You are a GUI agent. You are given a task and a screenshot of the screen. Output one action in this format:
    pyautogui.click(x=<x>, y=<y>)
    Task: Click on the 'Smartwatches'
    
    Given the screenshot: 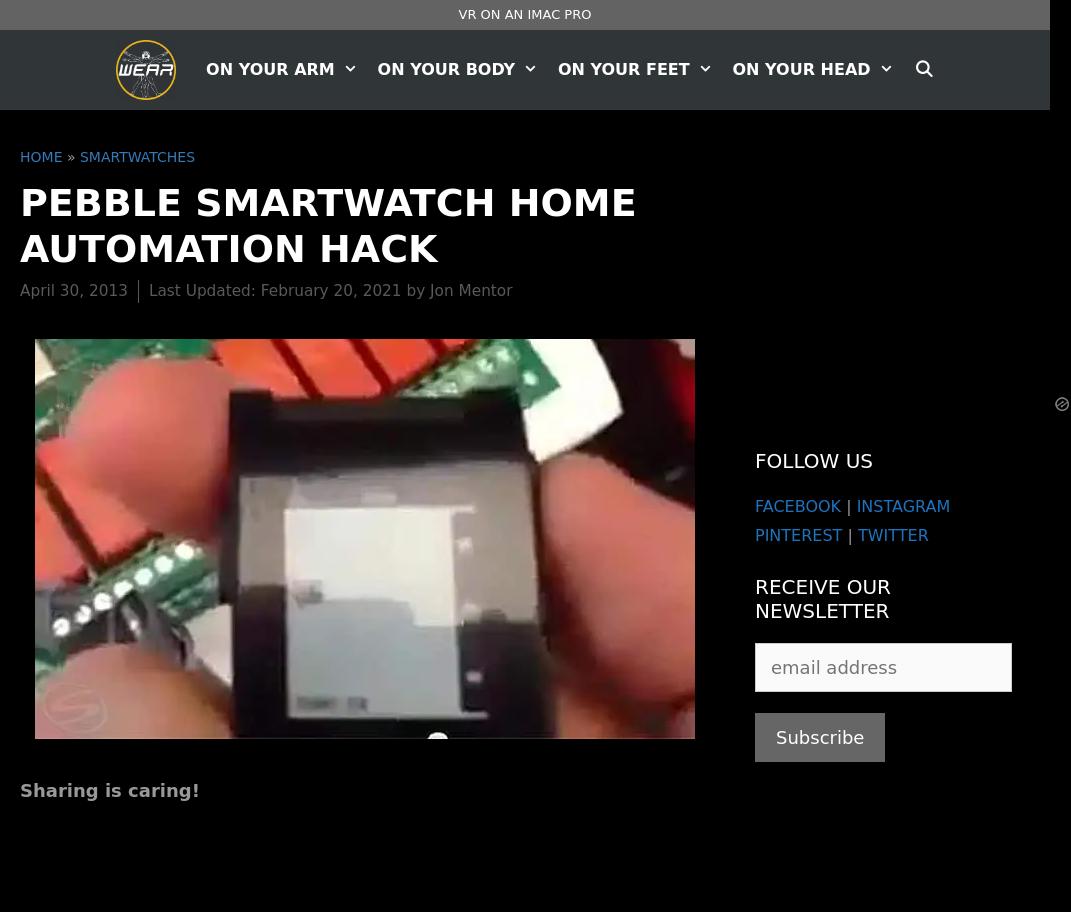 What is the action you would take?
    pyautogui.click(x=79, y=156)
    